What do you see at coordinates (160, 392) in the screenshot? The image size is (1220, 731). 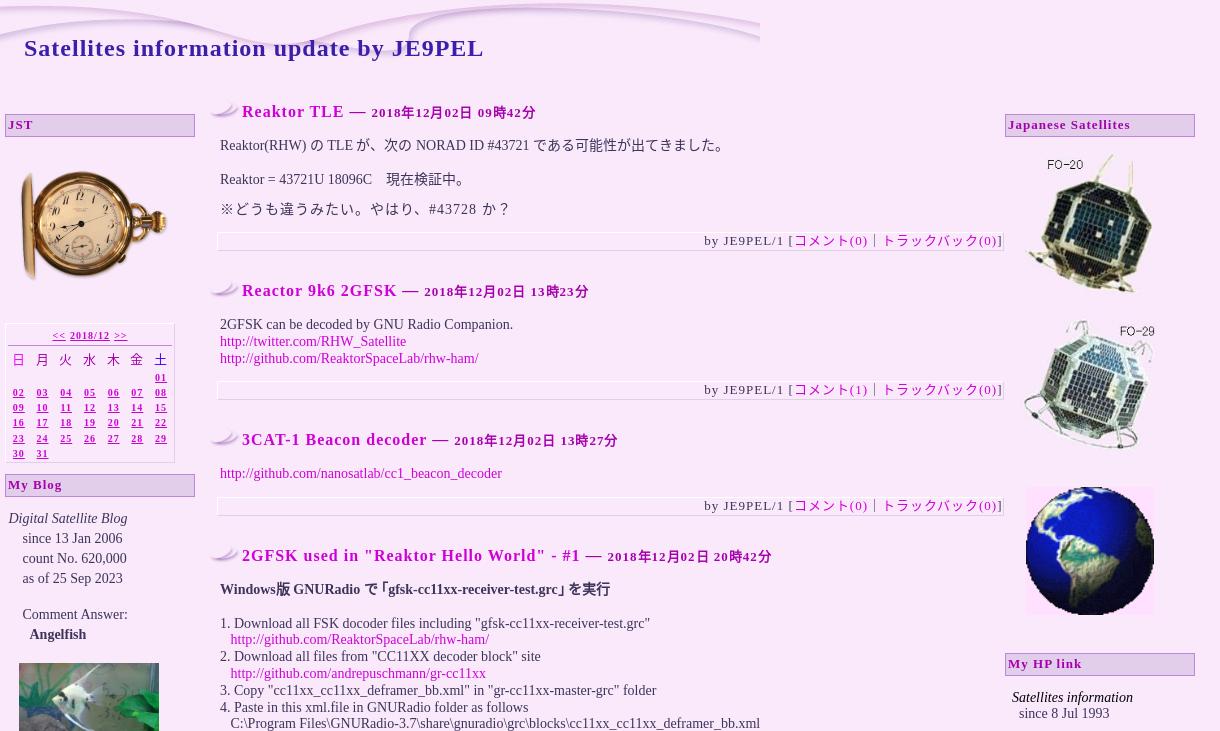 I see `'08'` at bounding box center [160, 392].